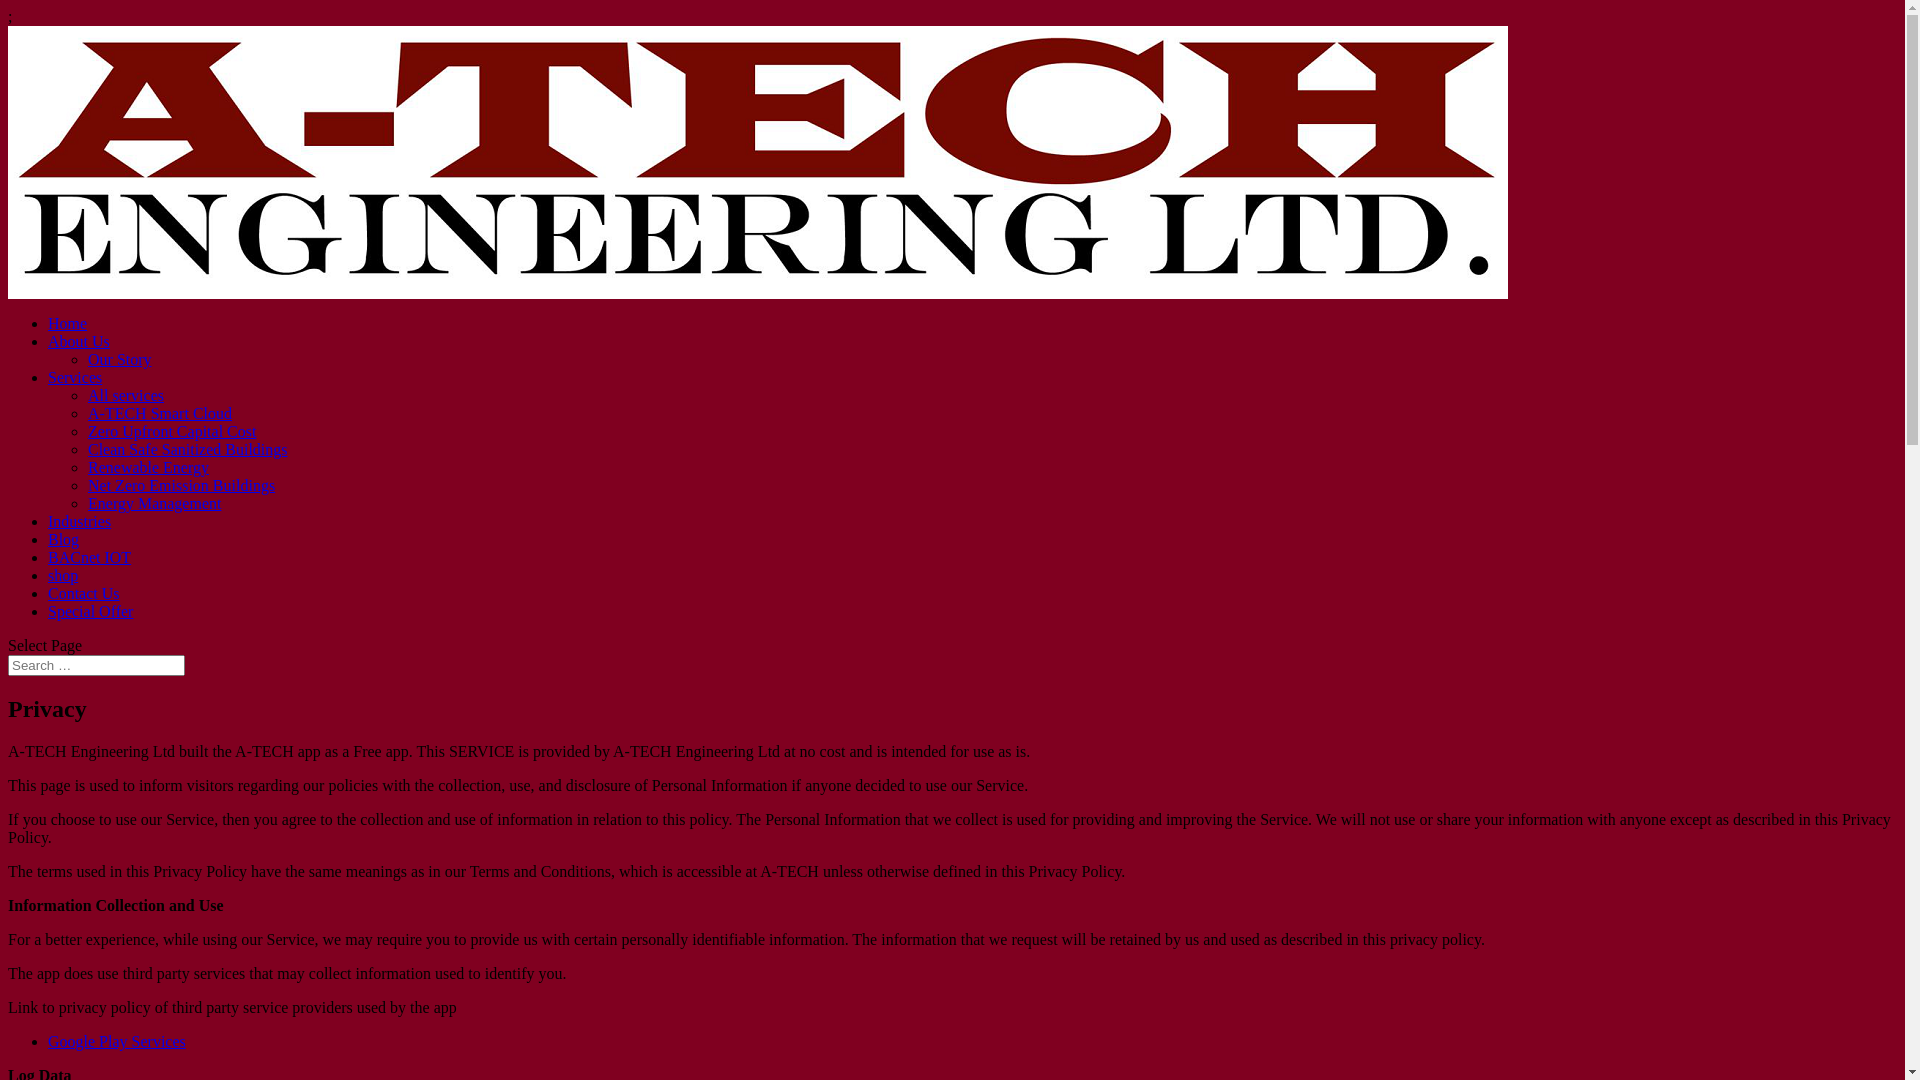  What do you see at coordinates (82, 592) in the screenshot?
I see `'Contact Us'` at bounding box center [82, 592].